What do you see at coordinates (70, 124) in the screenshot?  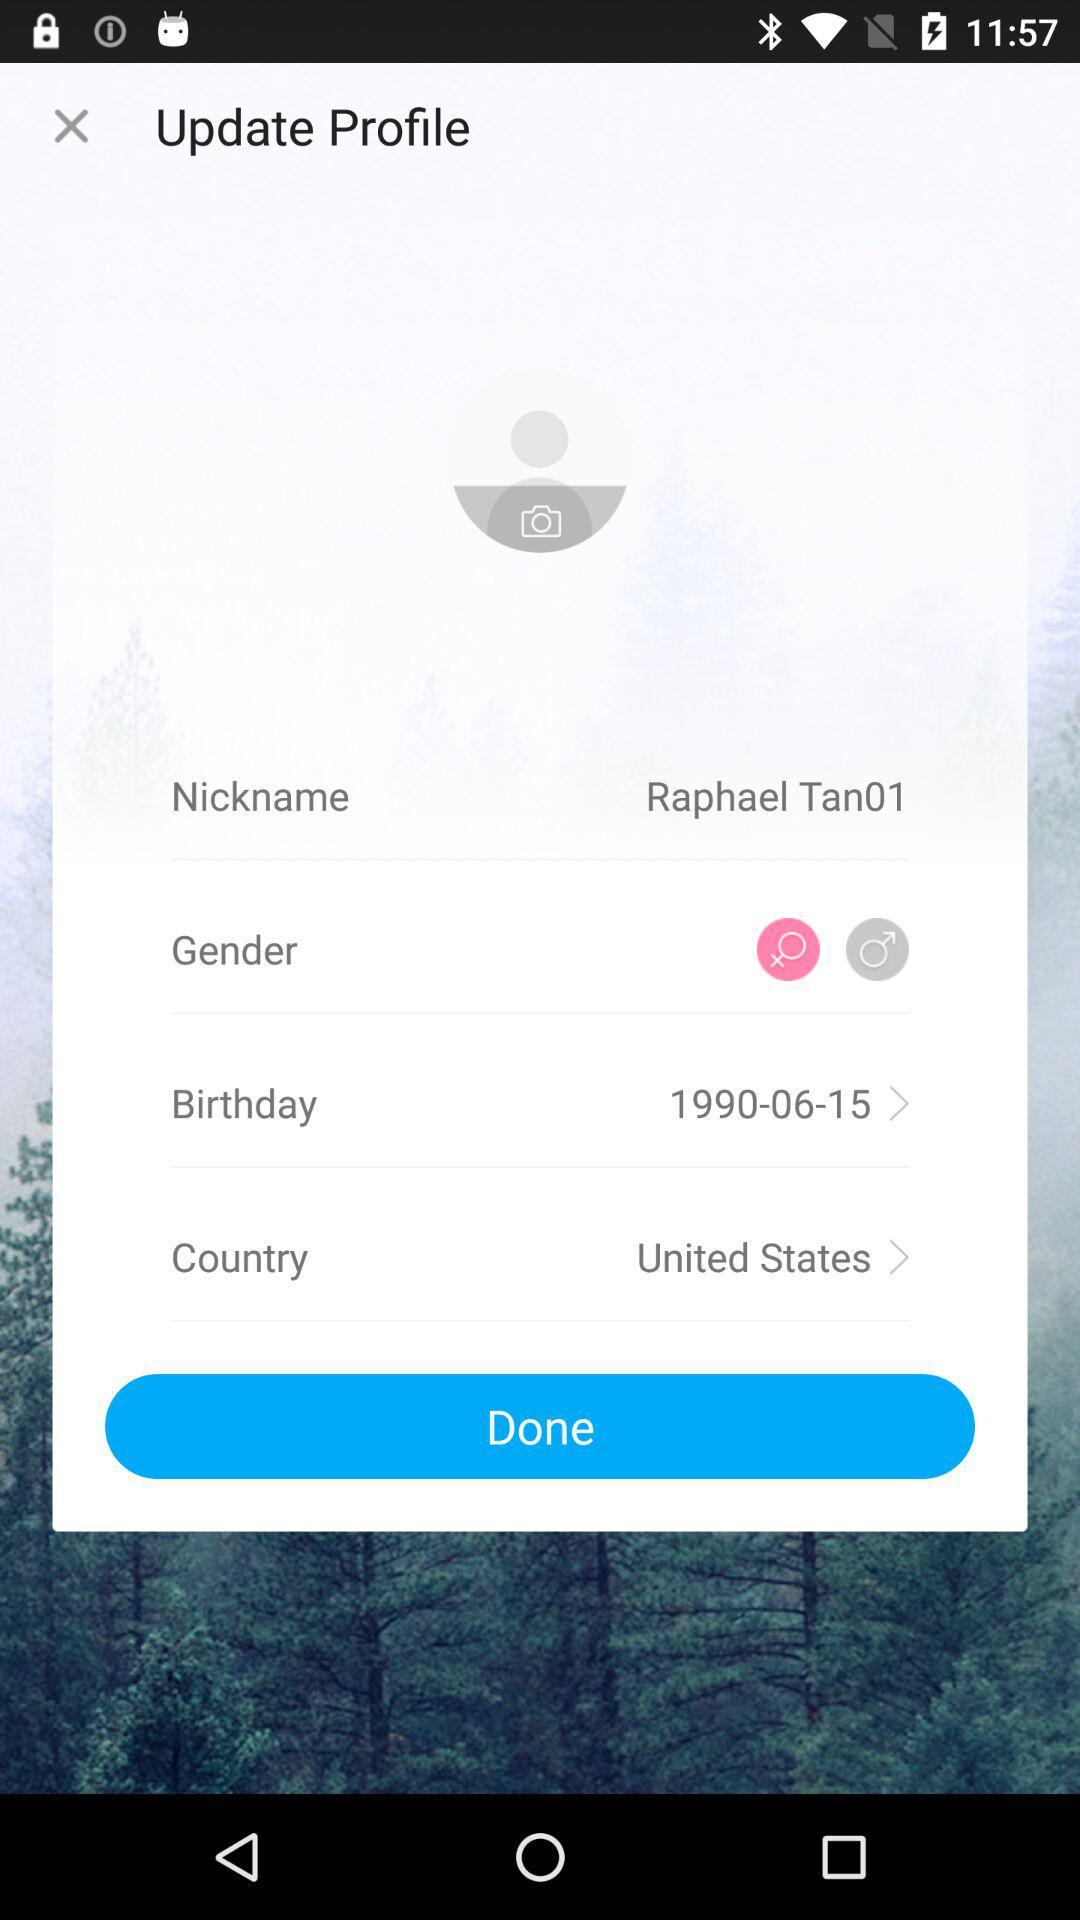 I see `the page` at bounding box center [70, 124].